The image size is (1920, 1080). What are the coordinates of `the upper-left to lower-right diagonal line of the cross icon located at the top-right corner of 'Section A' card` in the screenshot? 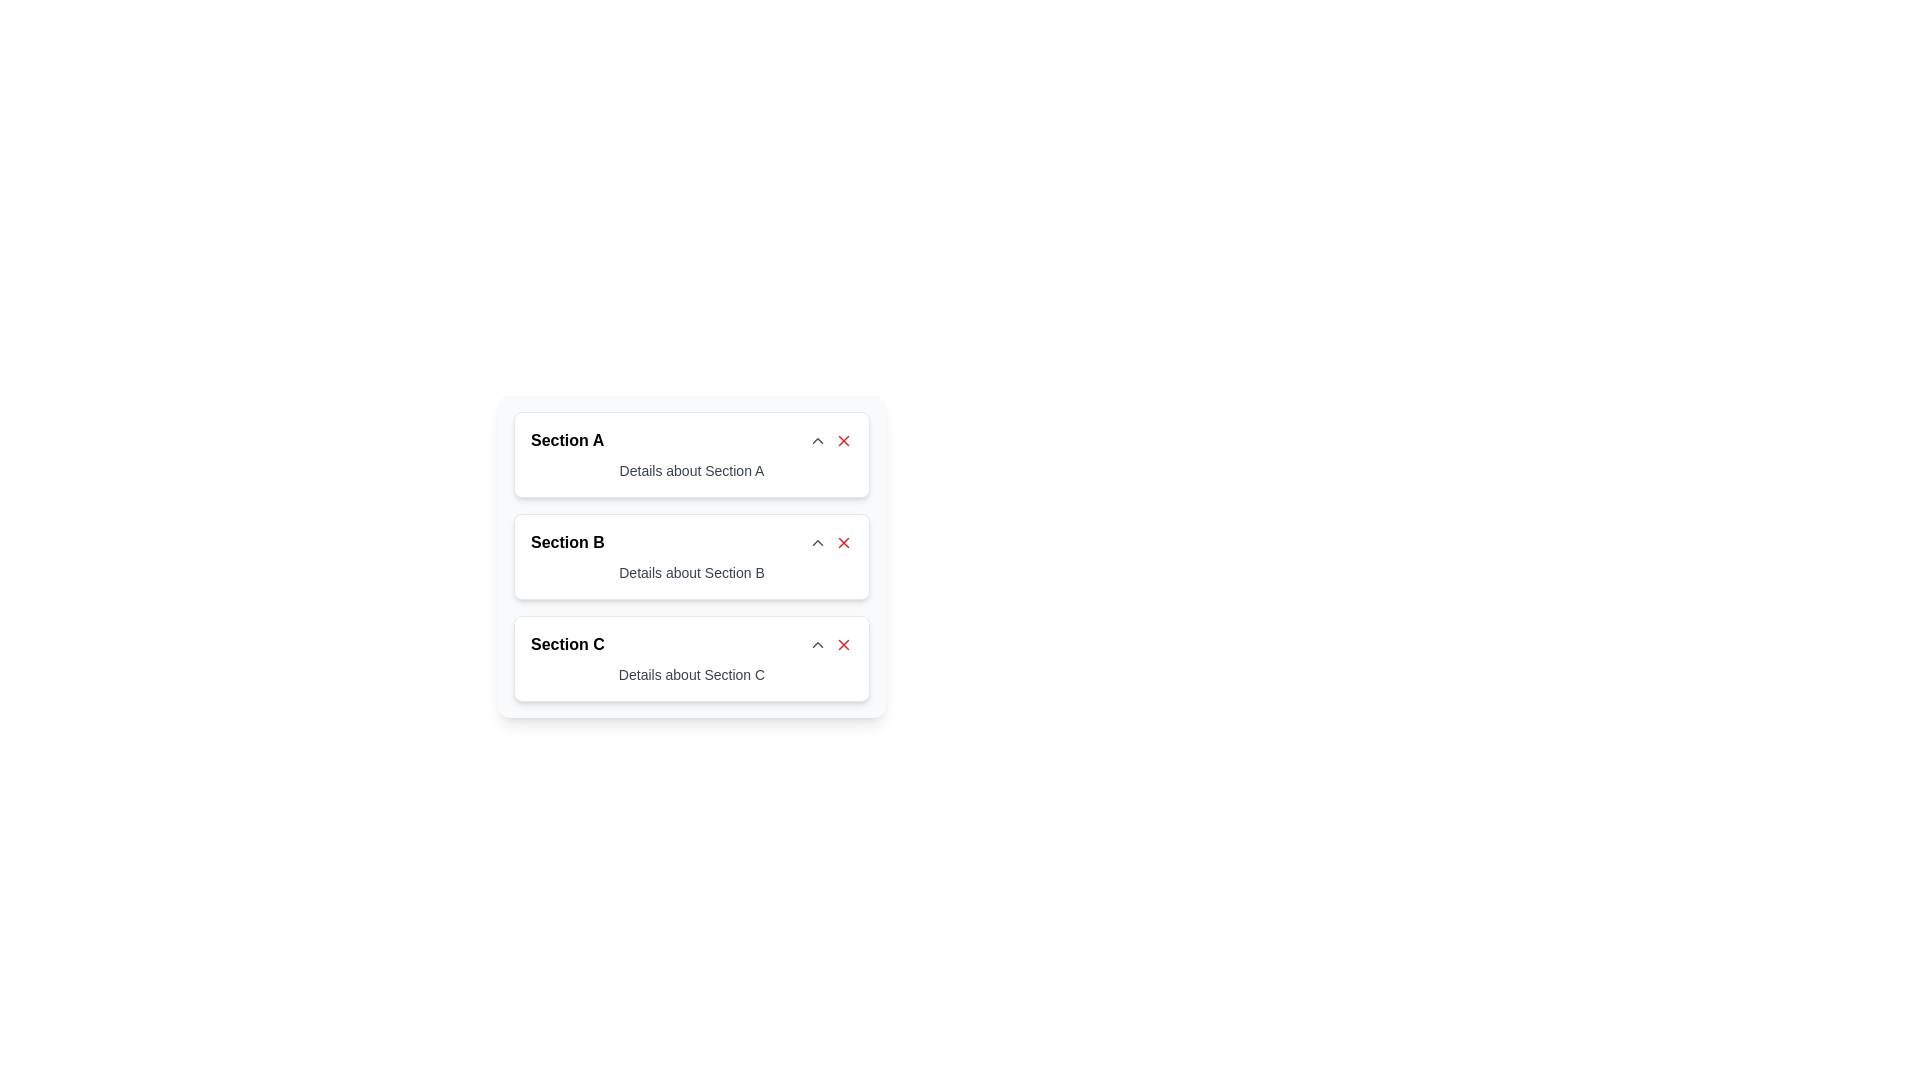 It's located at (844, 439).